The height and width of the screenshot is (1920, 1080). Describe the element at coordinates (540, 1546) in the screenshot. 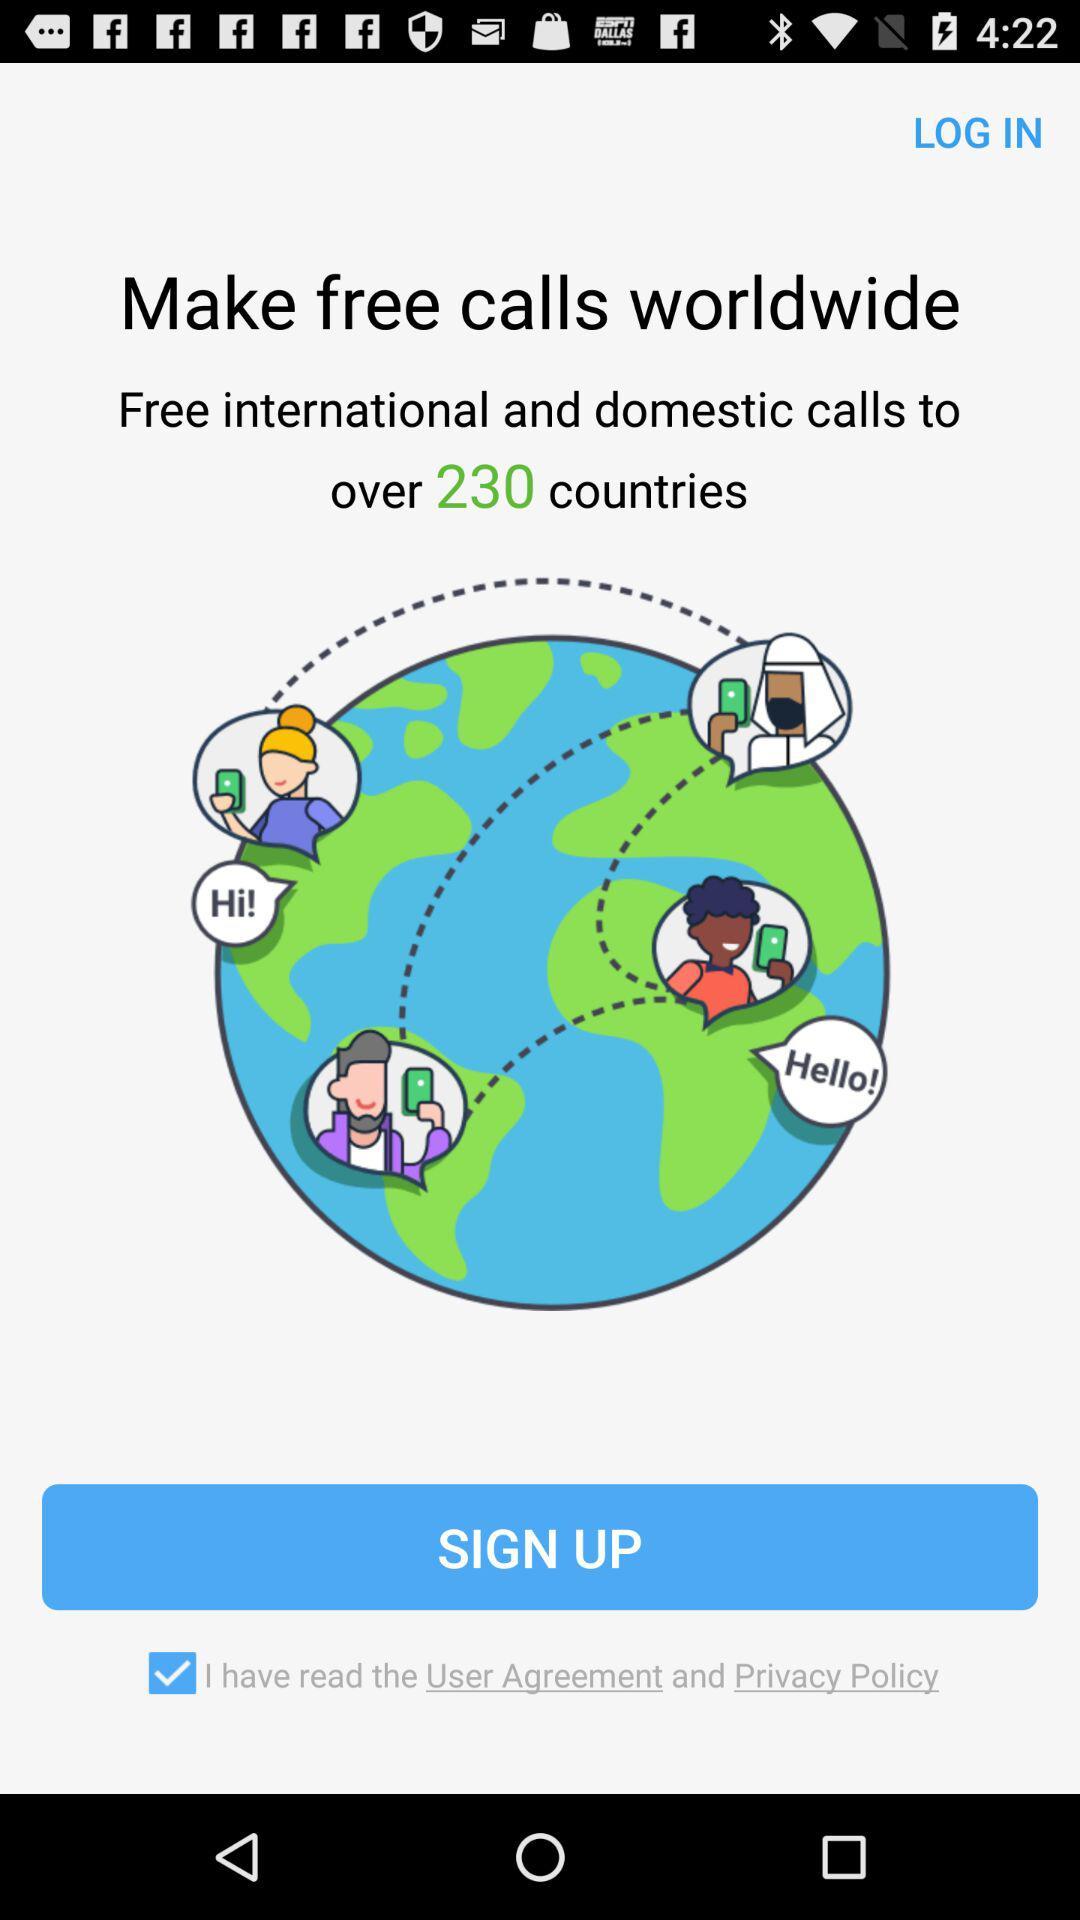

I see `the icon above i have read item` at that location.